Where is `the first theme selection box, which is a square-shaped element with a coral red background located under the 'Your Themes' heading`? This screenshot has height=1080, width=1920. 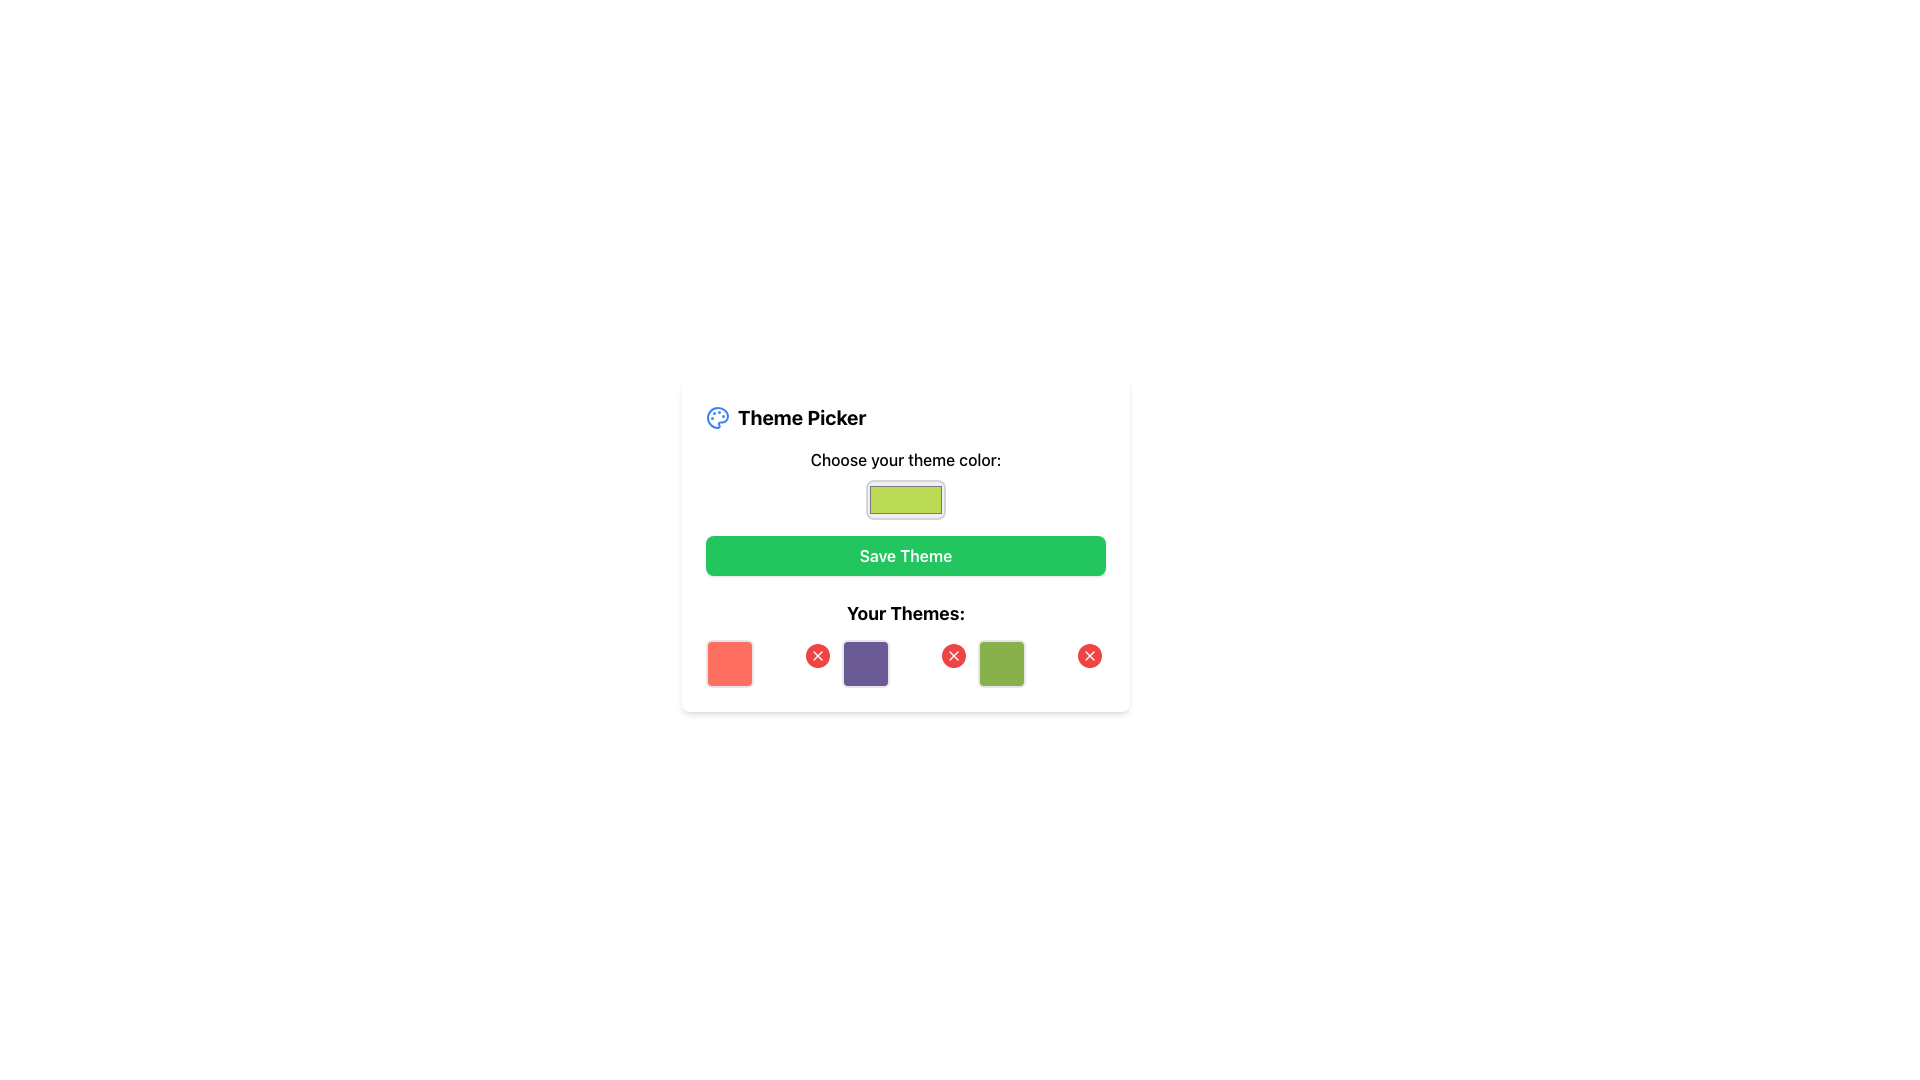 the first theme selection box, which is a square-shaped element with a coral red background located under the 'Your Themes' heading is located at coordinates (728, 663).